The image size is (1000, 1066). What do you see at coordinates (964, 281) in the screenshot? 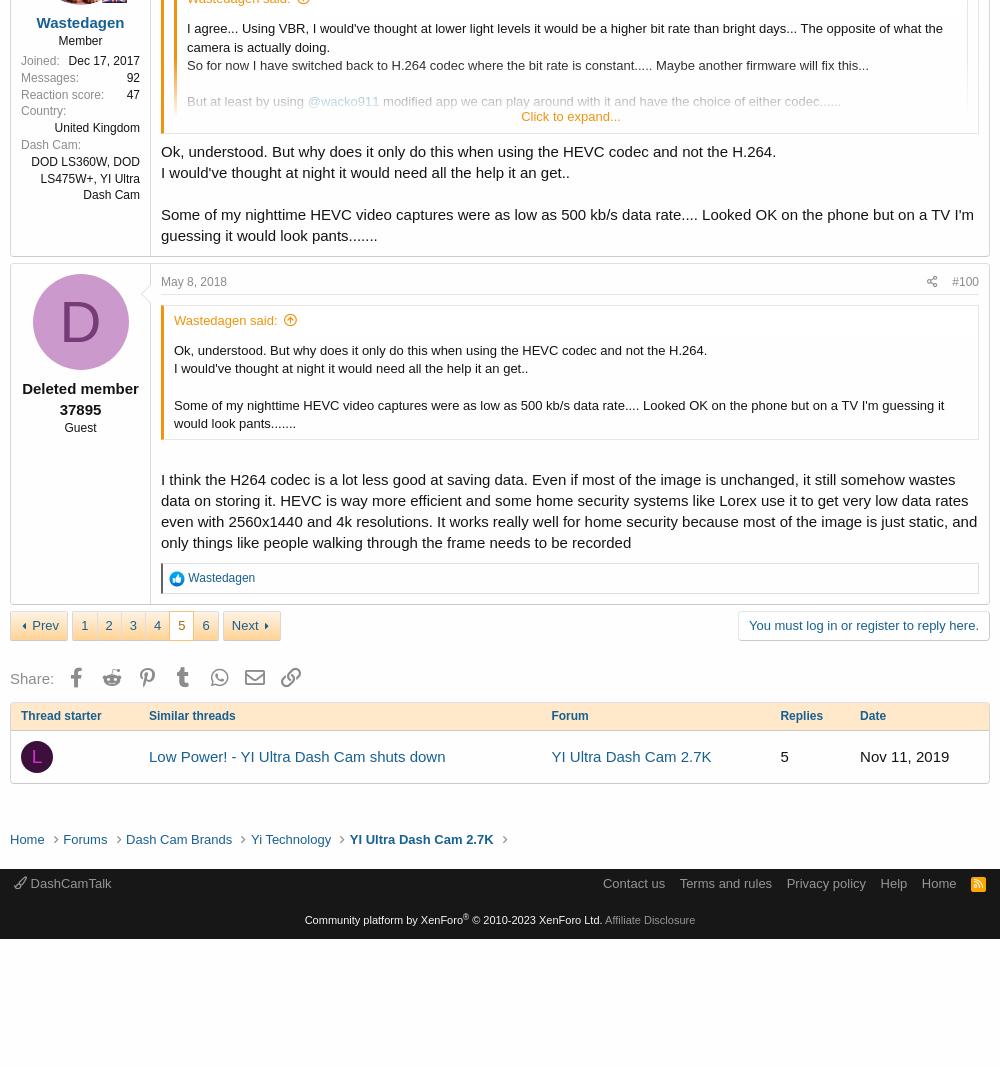
I see `'#100'` at bounding box center [964, 281].